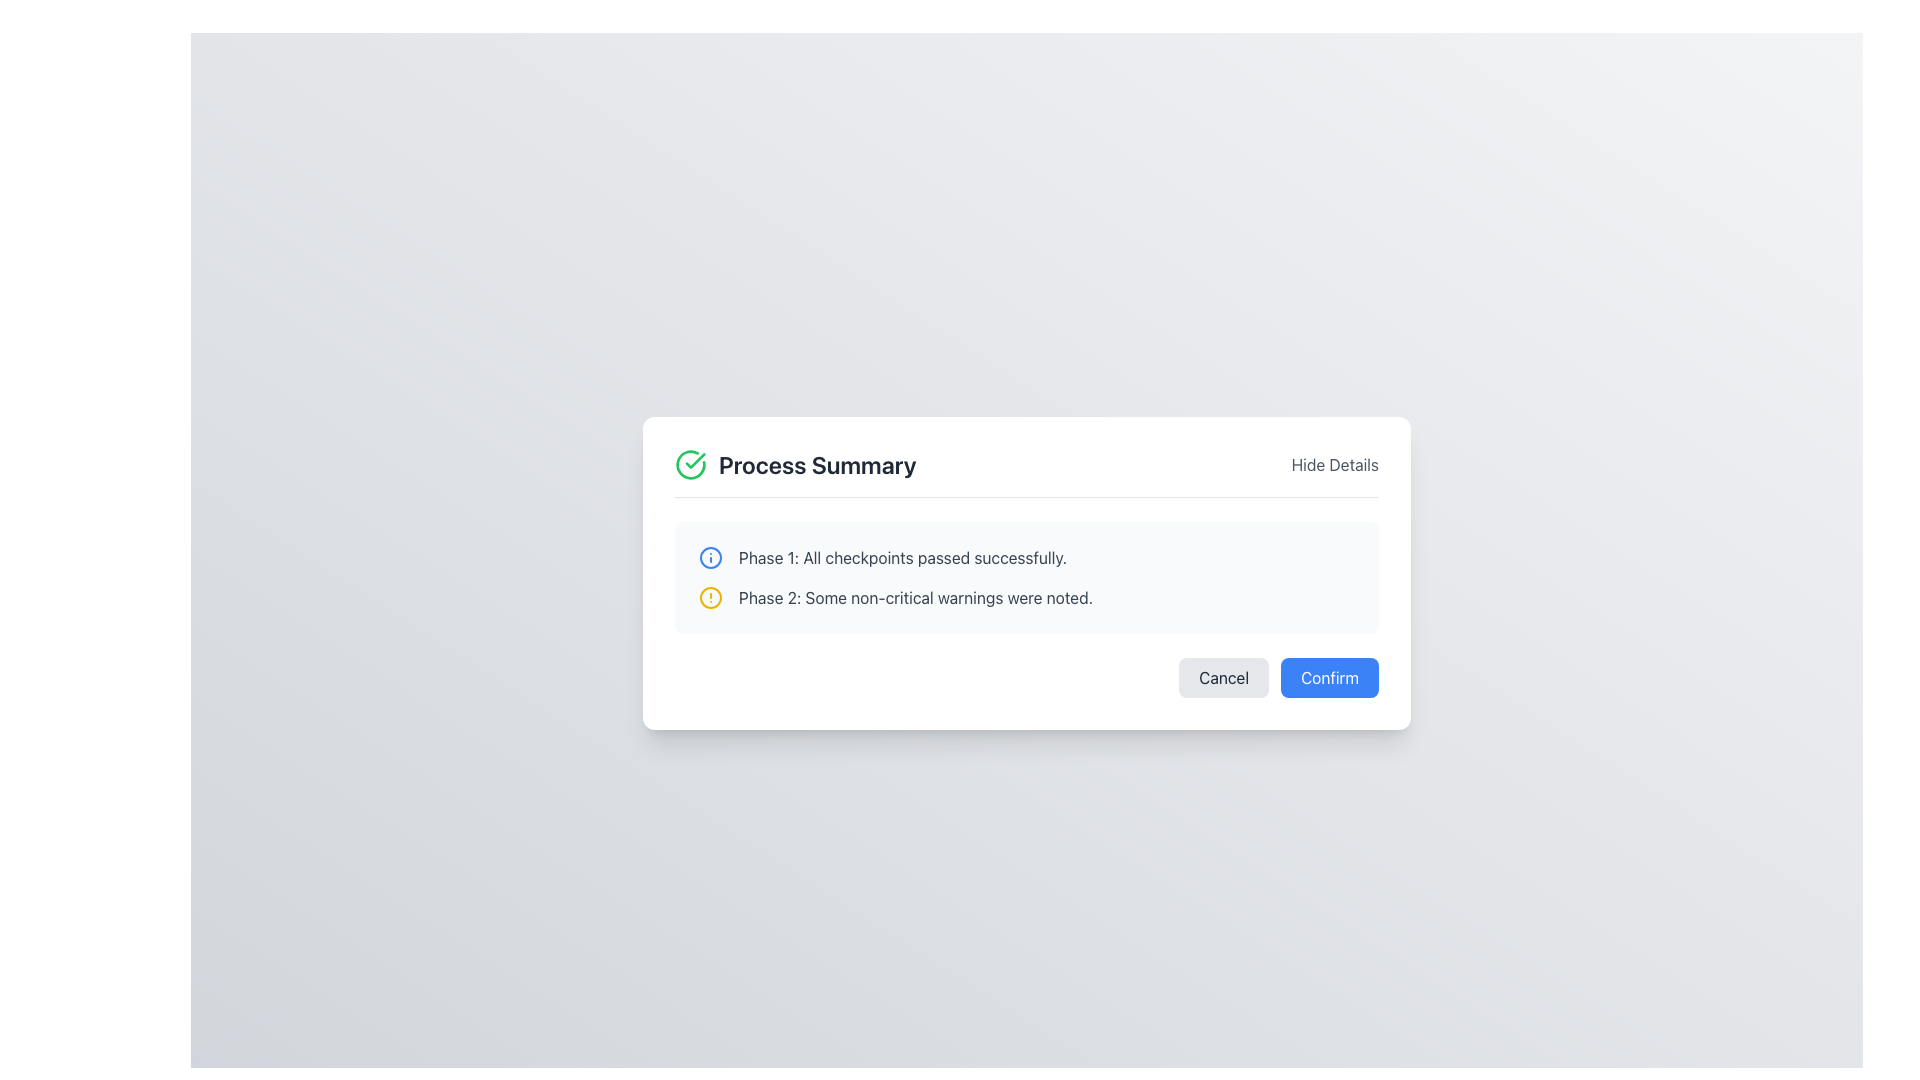 This screenshot has width=1920, height=1080. What do you see at coordinates (691, 464) in the screenshot?
I see `the circular icon with a green outline and white center featuring a green checkmark, located to the immediate left of the 'Process Summary' text` at bounding box center [691, 464].